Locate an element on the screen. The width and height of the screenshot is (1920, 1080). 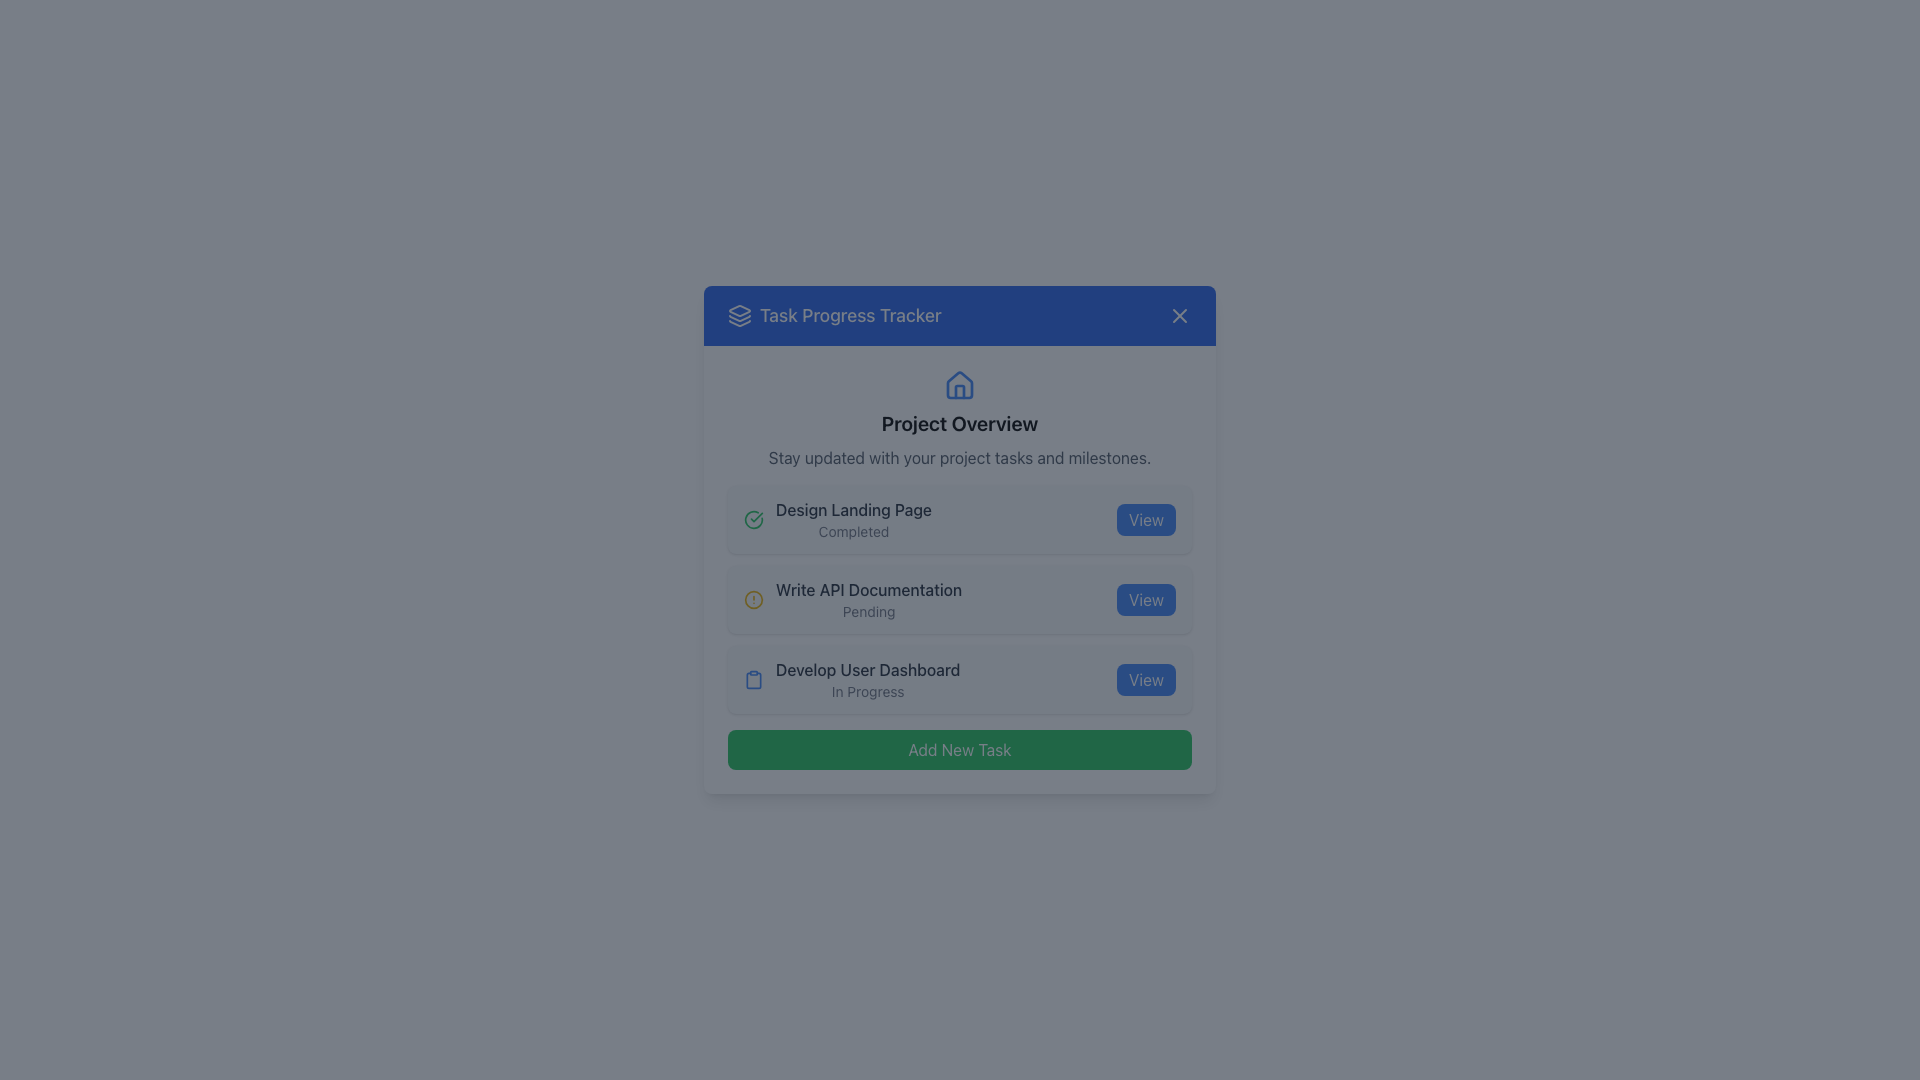
the house icon with blue outlines in the header of the 'Task Progress Tracker' modal interface is located at coordinates (960, 385).